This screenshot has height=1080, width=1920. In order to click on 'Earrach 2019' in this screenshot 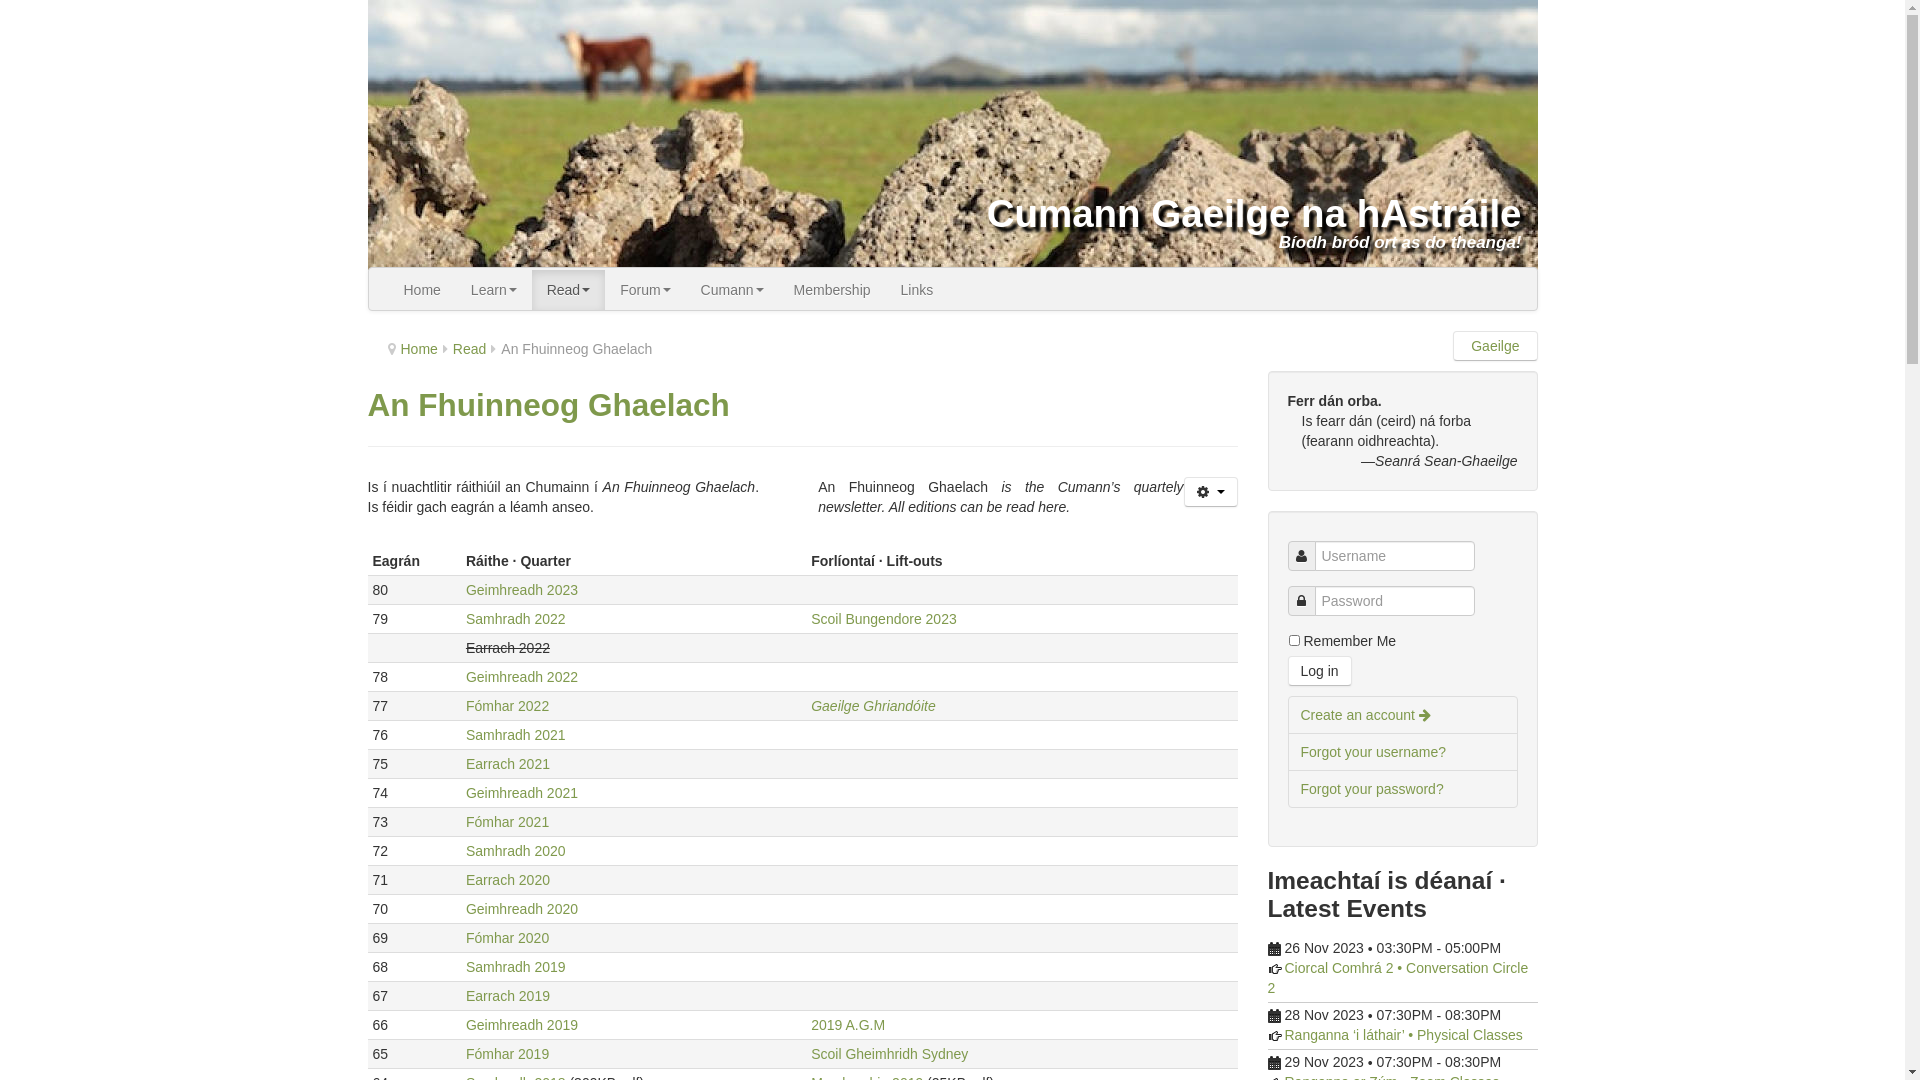, I will do `click(508, 995)`.